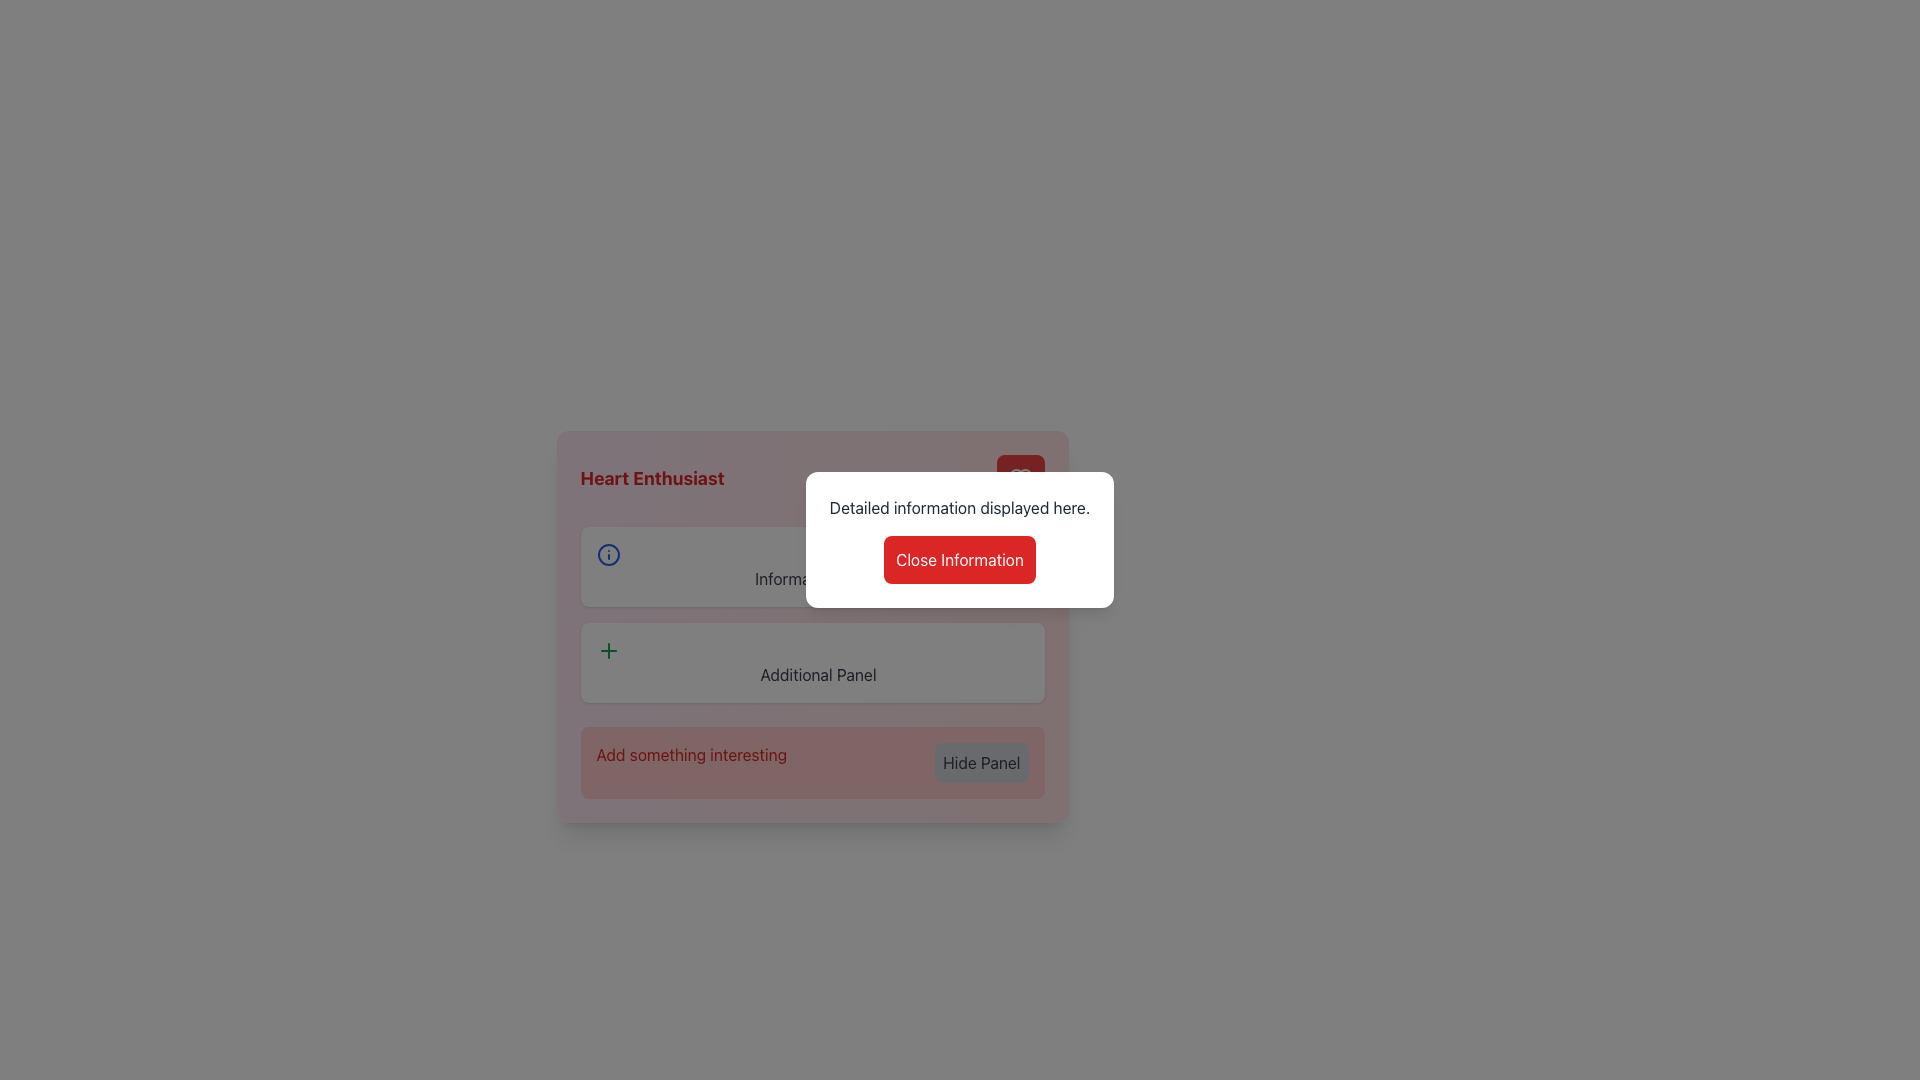  I want to click on the text label that serves as the title or header for the card section, positioned at the top of the card above 'Information Panel' and 'Additional Panel', so click(812, 478).